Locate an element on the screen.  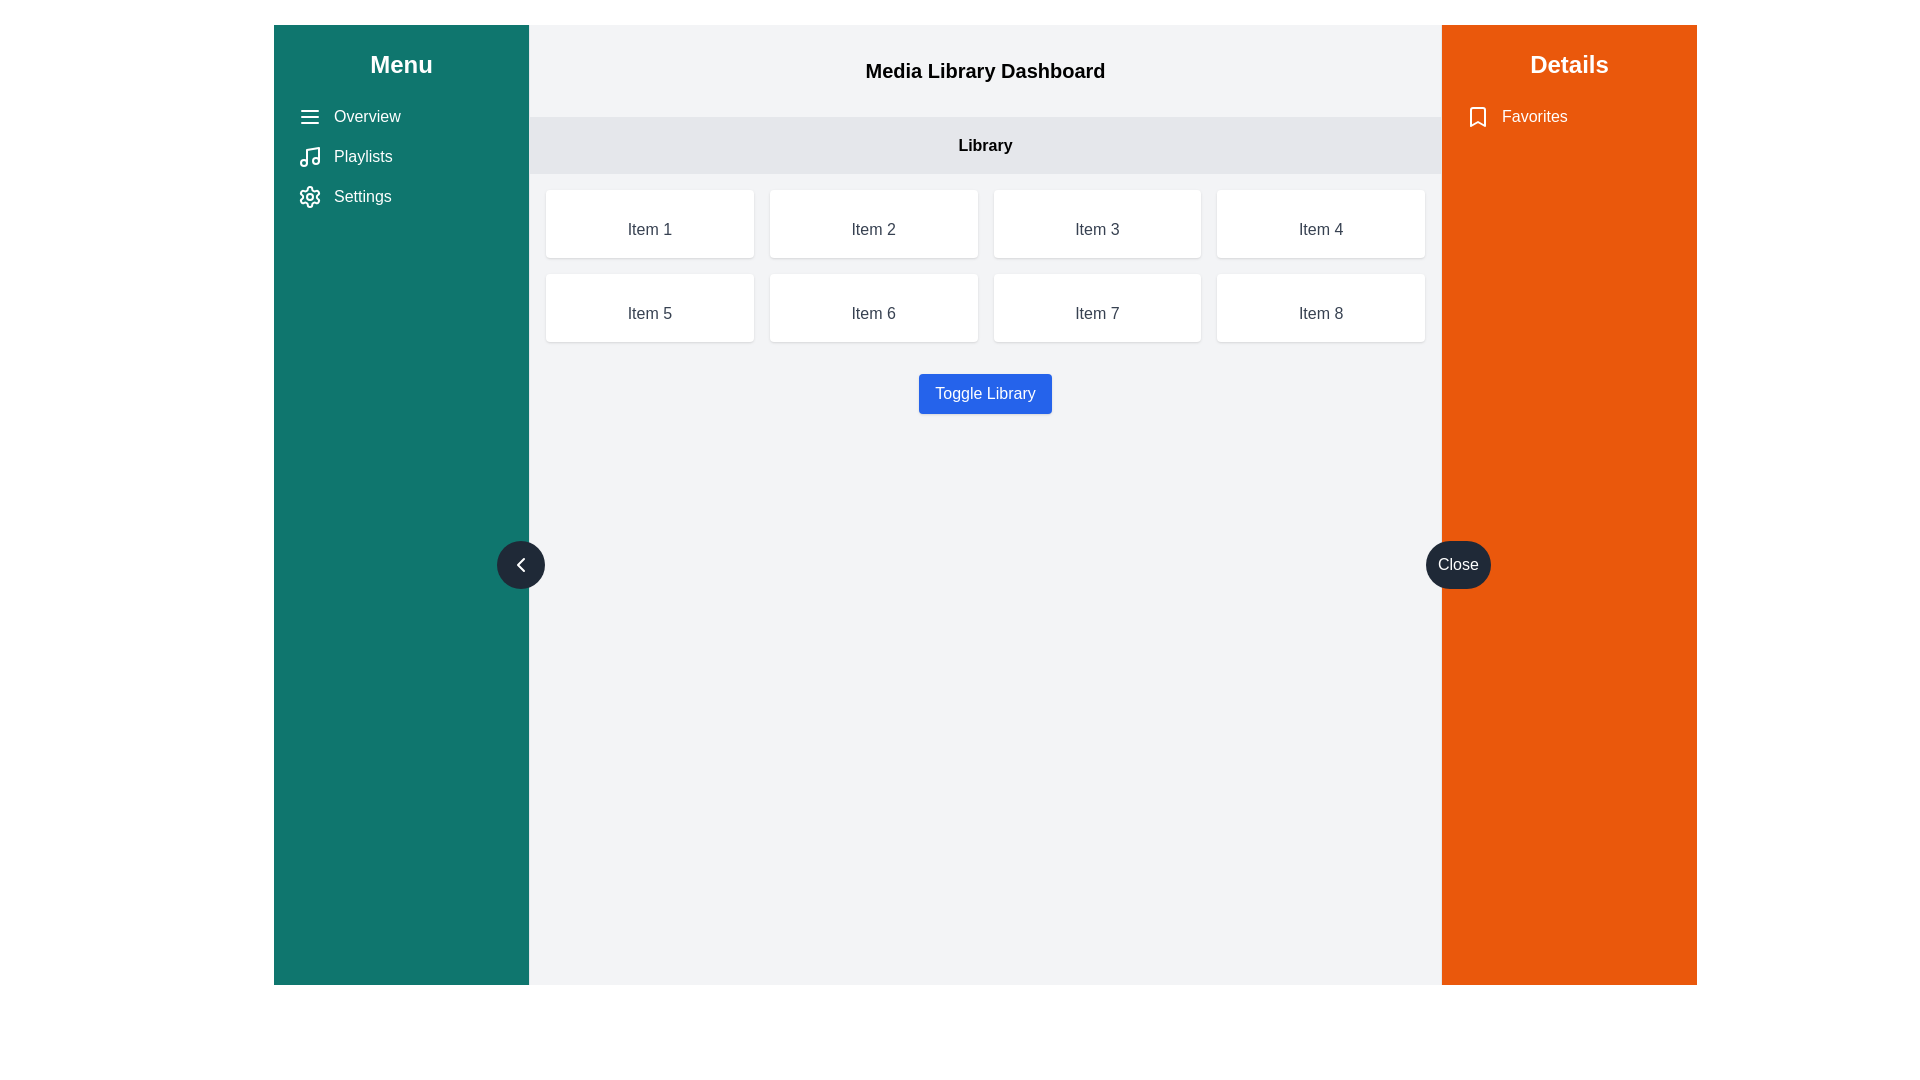
the 'Library' section heading label located below 'Media Library Dashboard' is located at coordinates (985, 145).